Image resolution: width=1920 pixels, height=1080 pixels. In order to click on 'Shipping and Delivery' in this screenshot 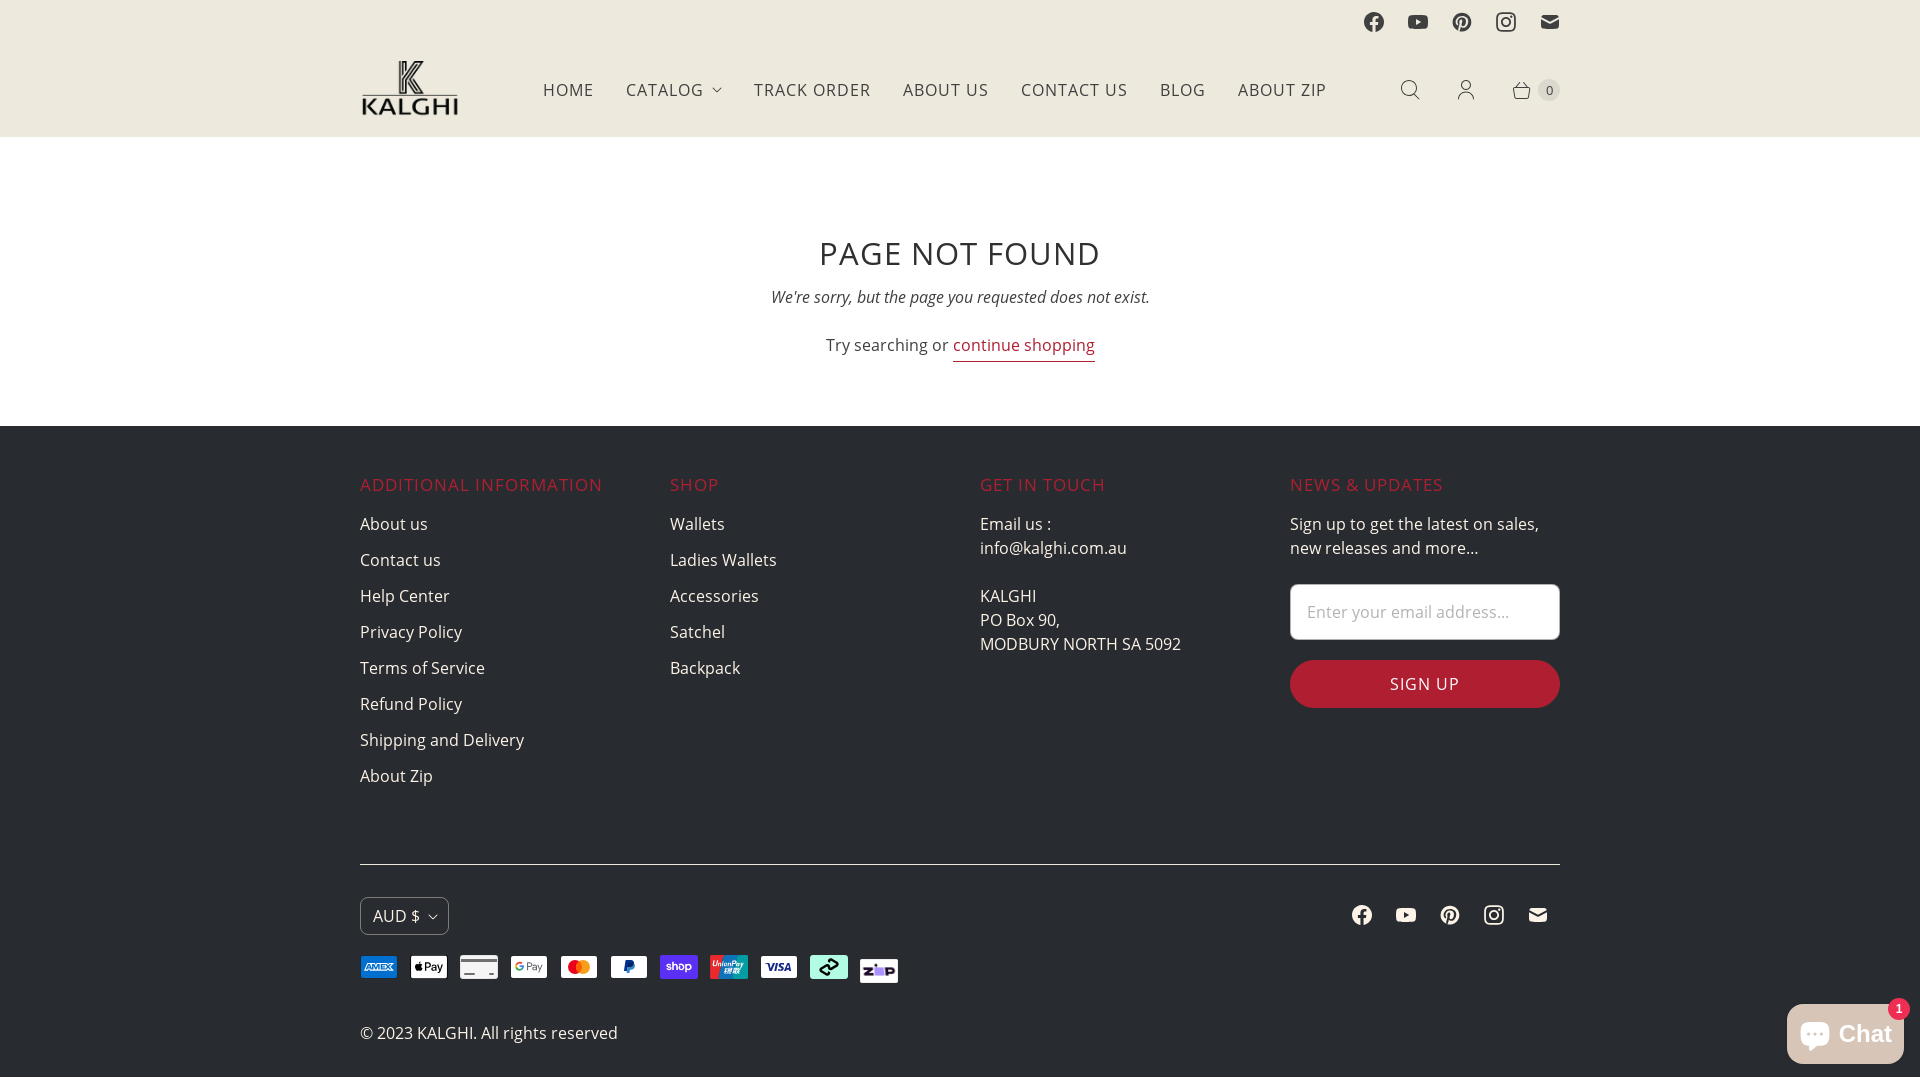, I will do `click(440, 740)`.